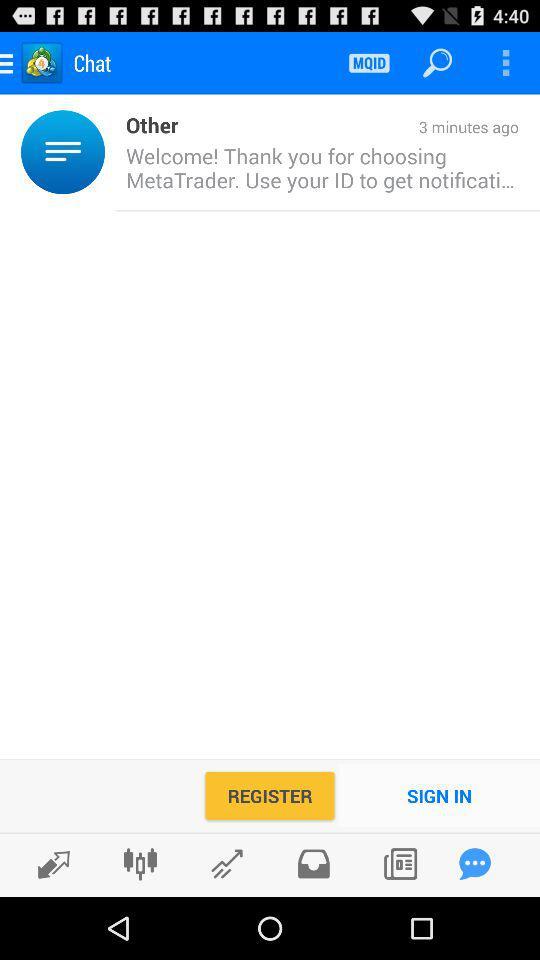 Image resolution: width=540 pixels, height=960 pixels. What do you see at coordinates (110, 151) in the screenshot?
I see `the icon below the chat` at bounding box center [110, 151].